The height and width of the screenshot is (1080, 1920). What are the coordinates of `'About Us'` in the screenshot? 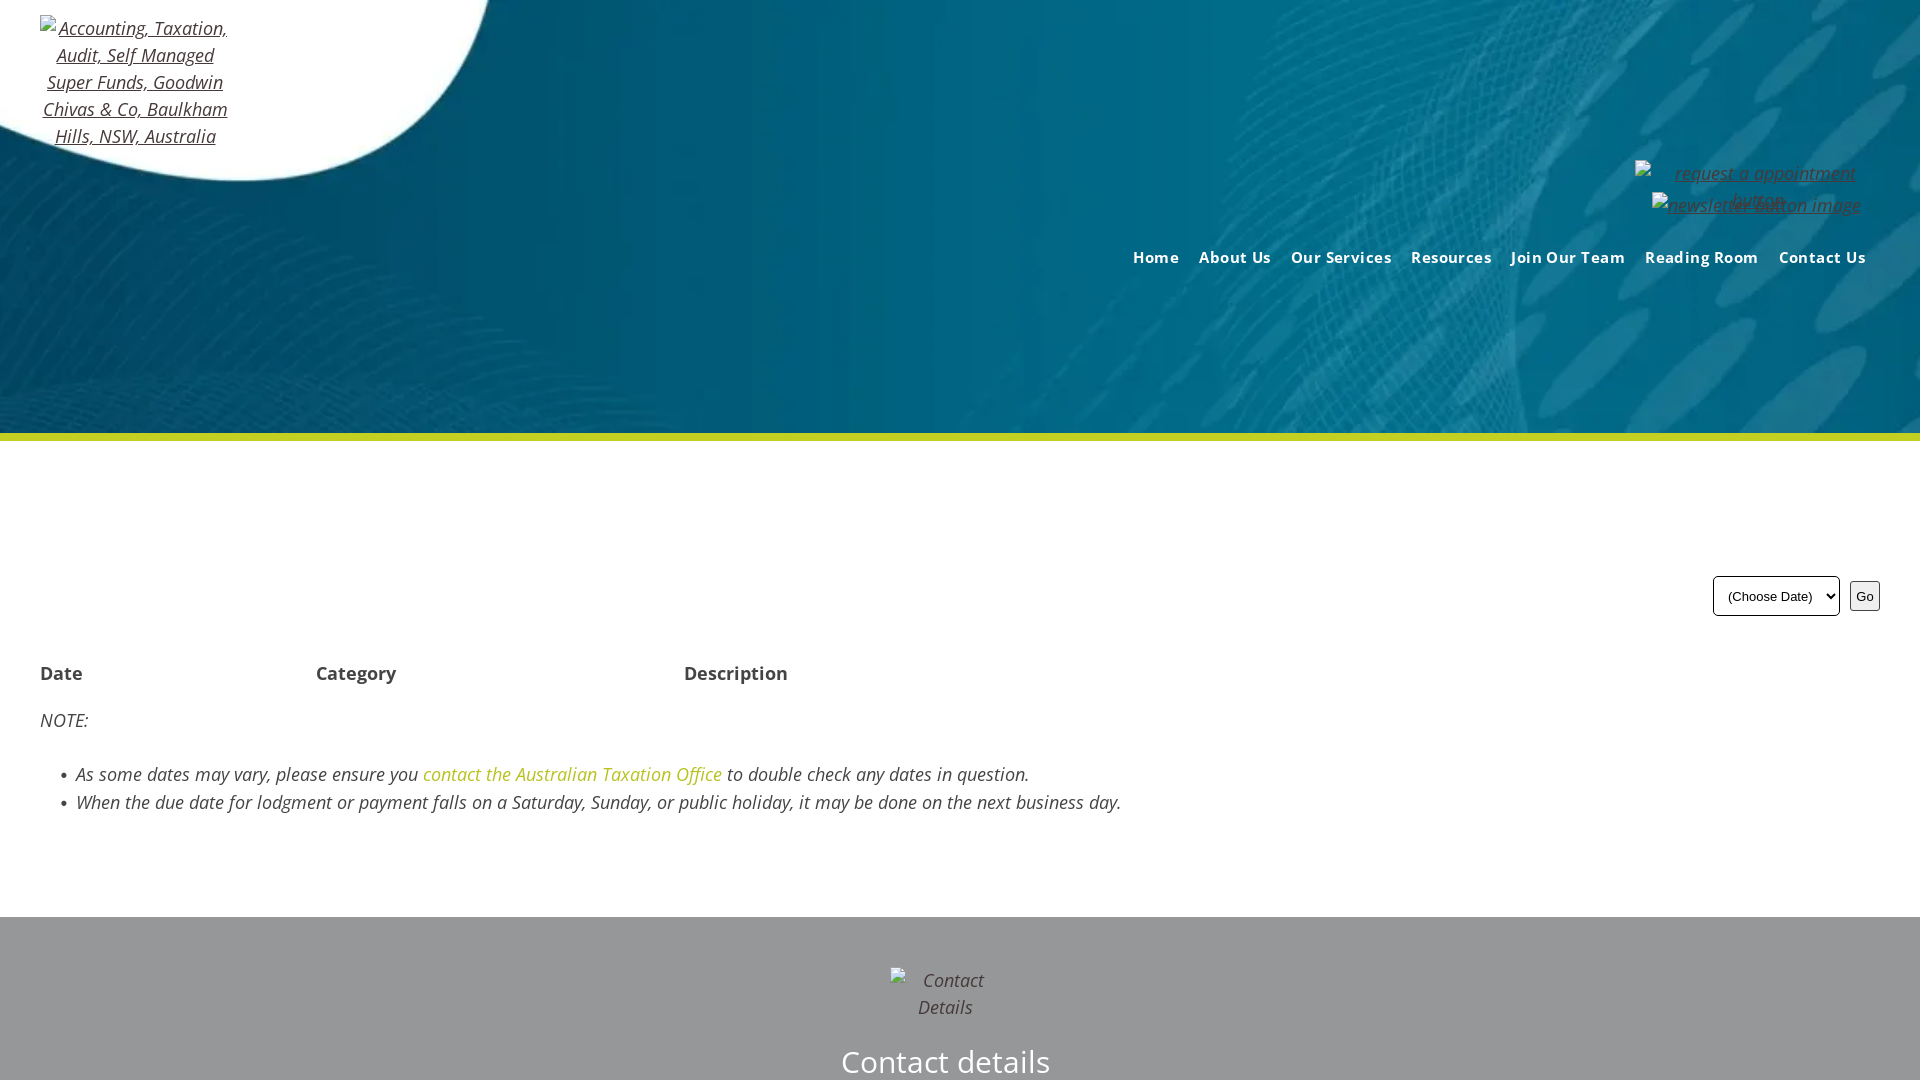 It's located at (1189, 256).